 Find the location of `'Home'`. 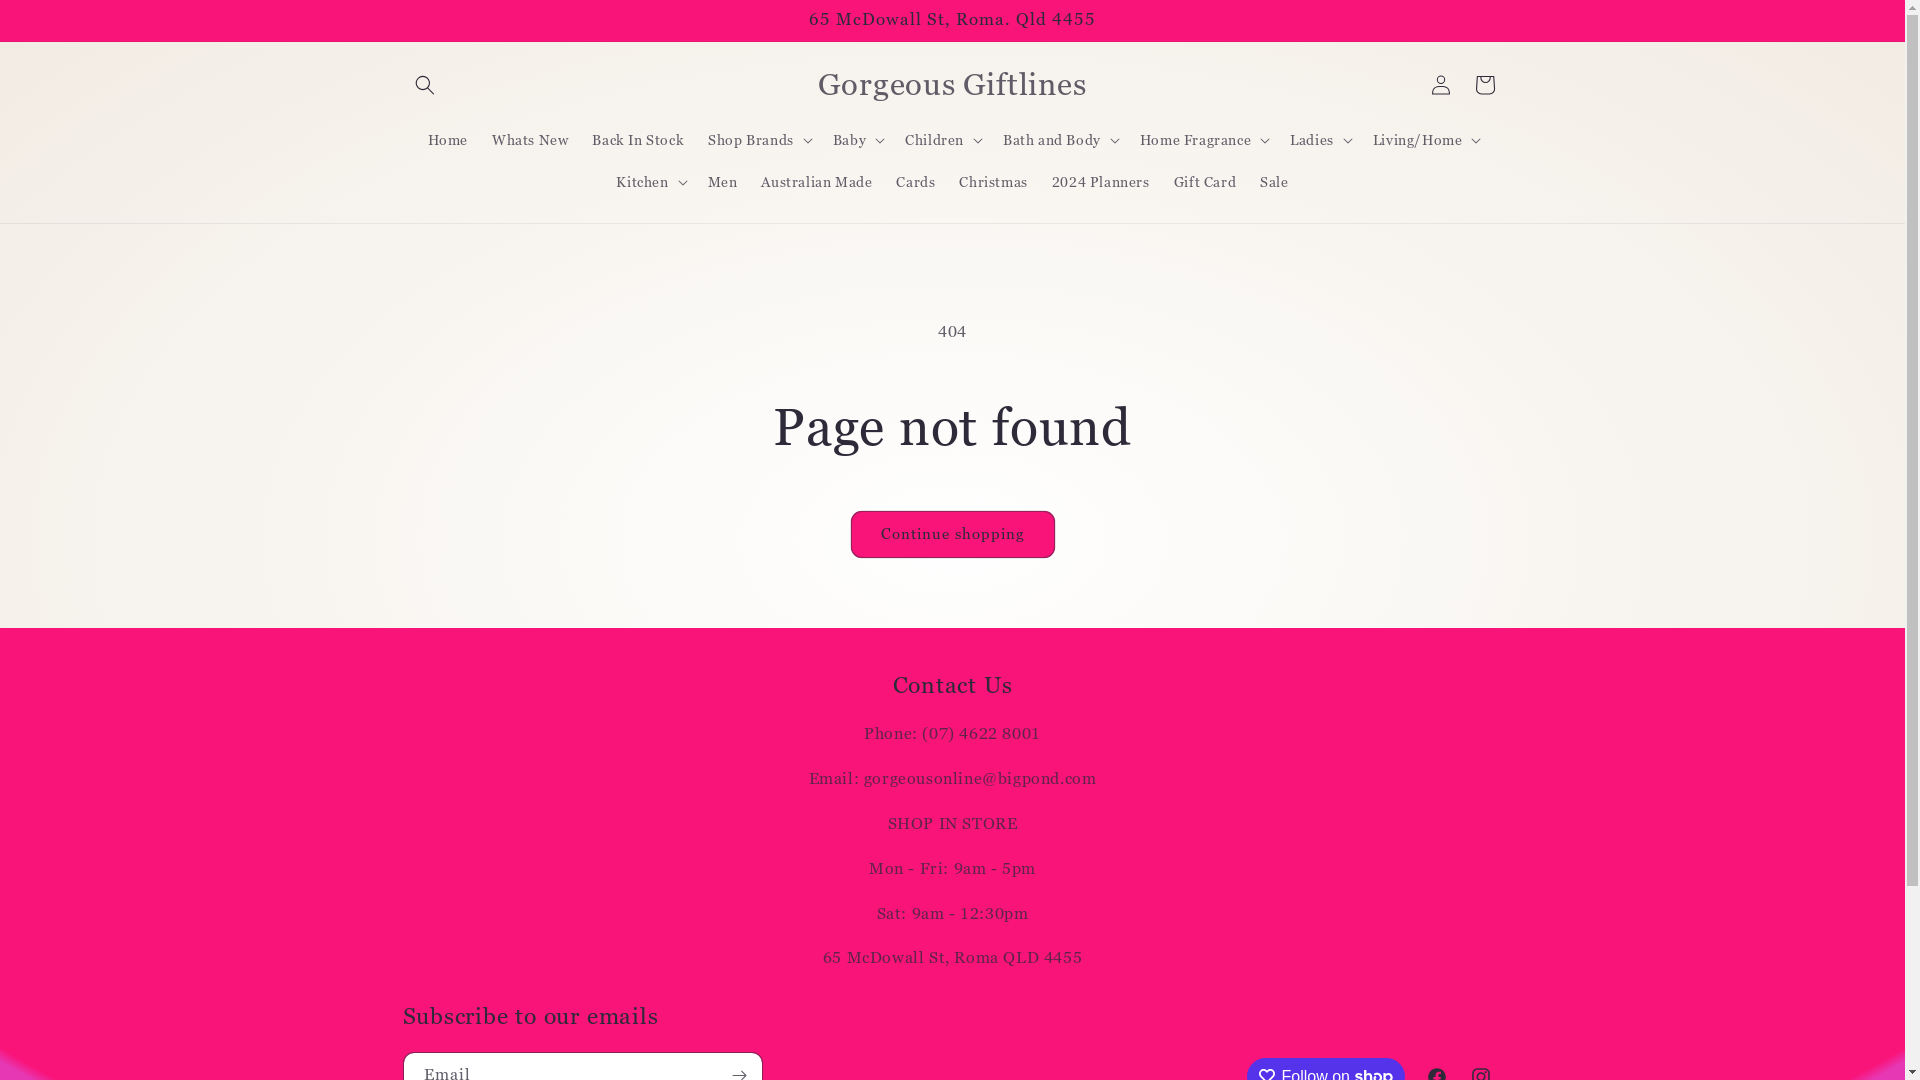

'Home' is located at coordinates (446, 137).